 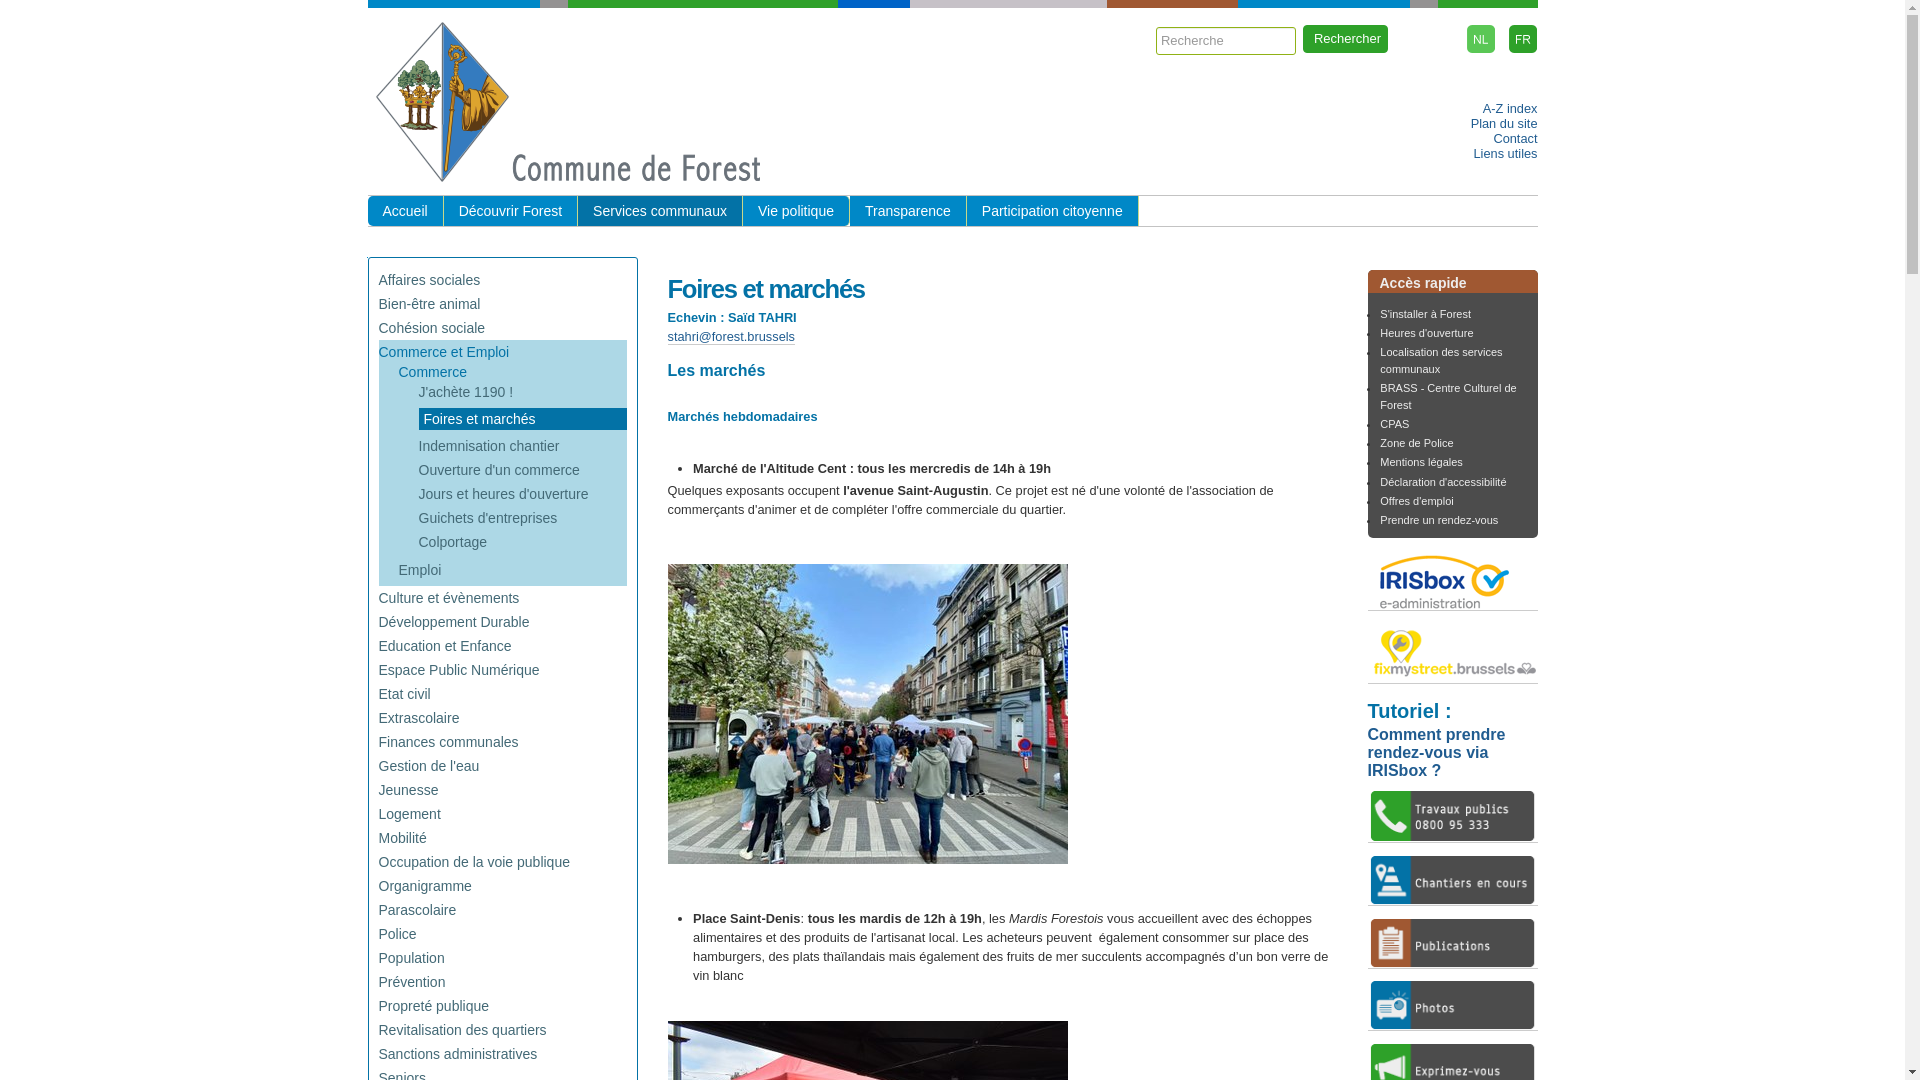 What do you see at coordinates (443, 645) in the screenshot?
I see `'Education et Enfance'` at bounding box center [443, 645].